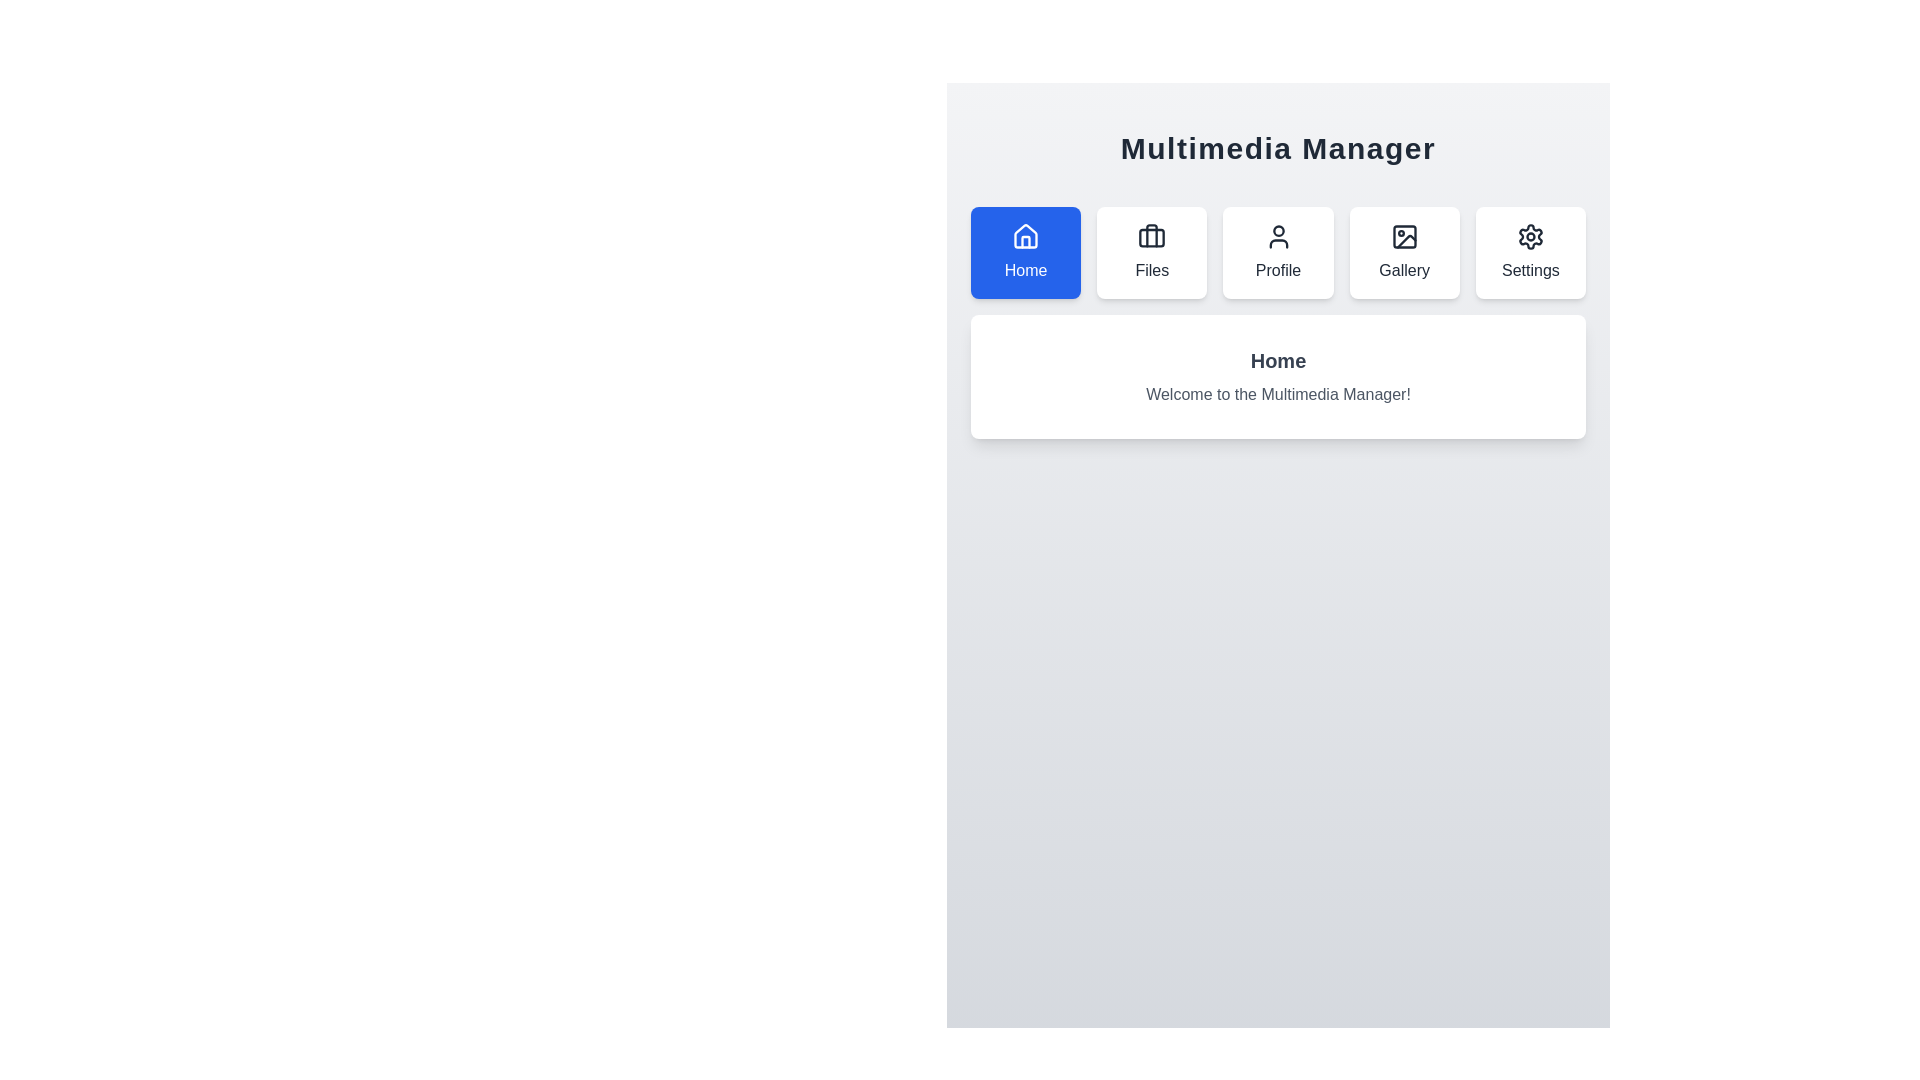 Image resolution: width=1920 pixels, height=1080 pixels. I want to click on the 'Gallery' SVG Icon located as the fourth button in the horizontal menu under the header, so click(1403, 235).